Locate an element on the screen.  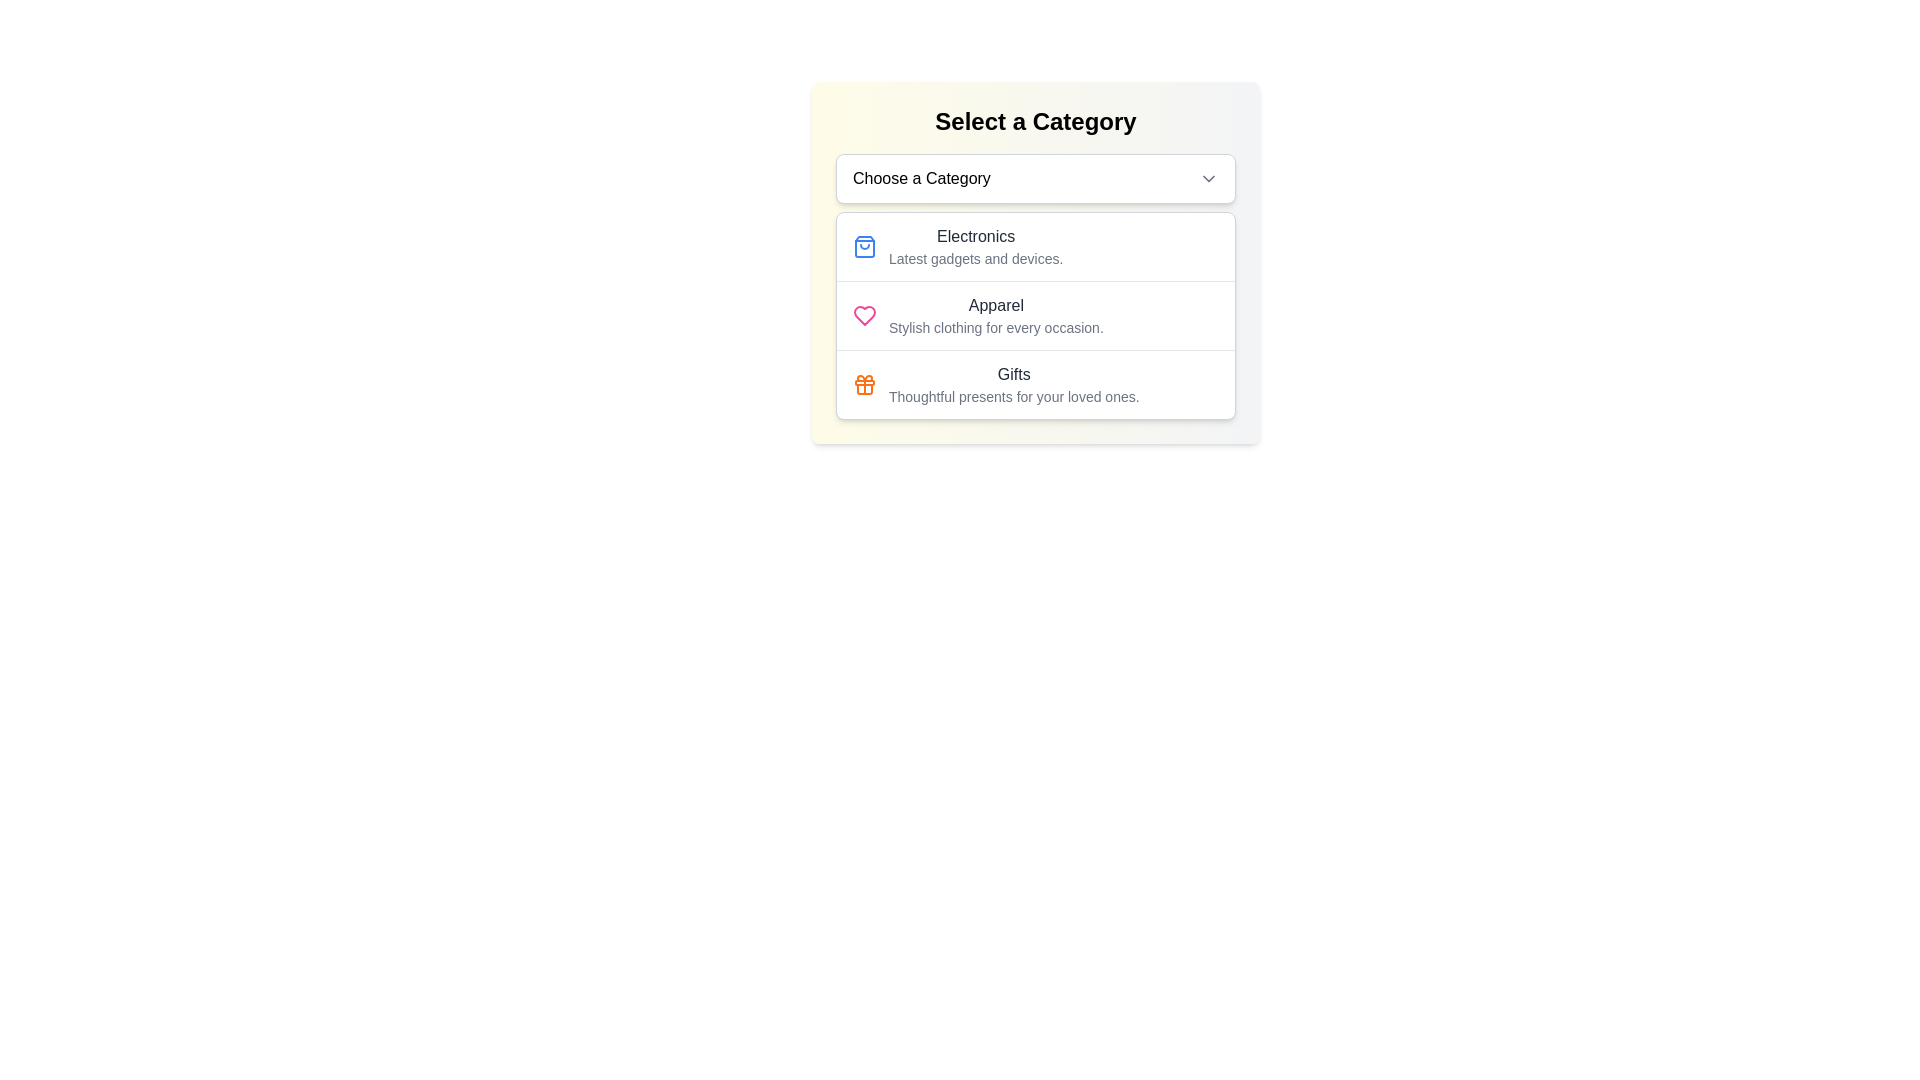
the 'Gifts' category icon, which visually represents the 'Gifts' category and is located to the left of the label text 'Gifts' is located at coordinates (864, 385).